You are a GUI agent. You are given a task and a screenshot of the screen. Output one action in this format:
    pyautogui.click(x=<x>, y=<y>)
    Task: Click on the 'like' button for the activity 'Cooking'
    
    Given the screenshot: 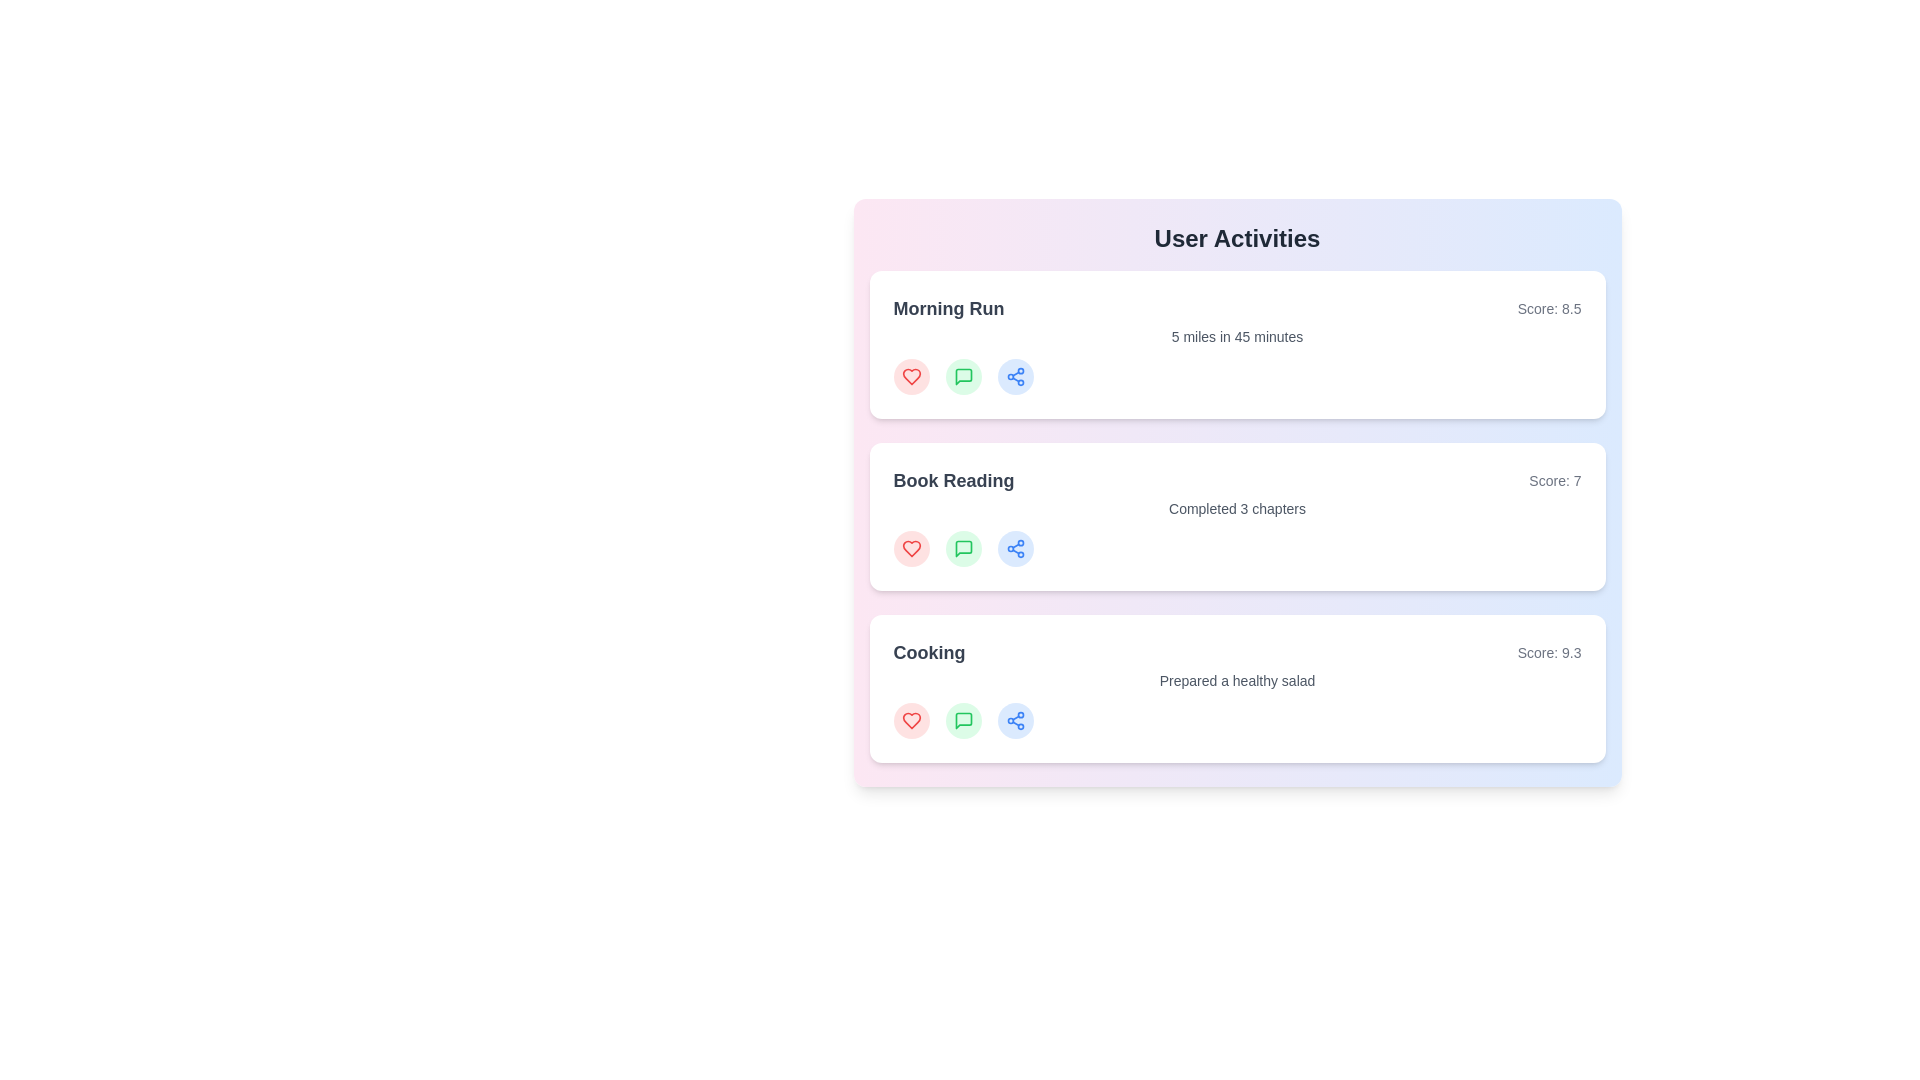 What is the action you would take?
    pyautogui.click(x=910, y=721)
    